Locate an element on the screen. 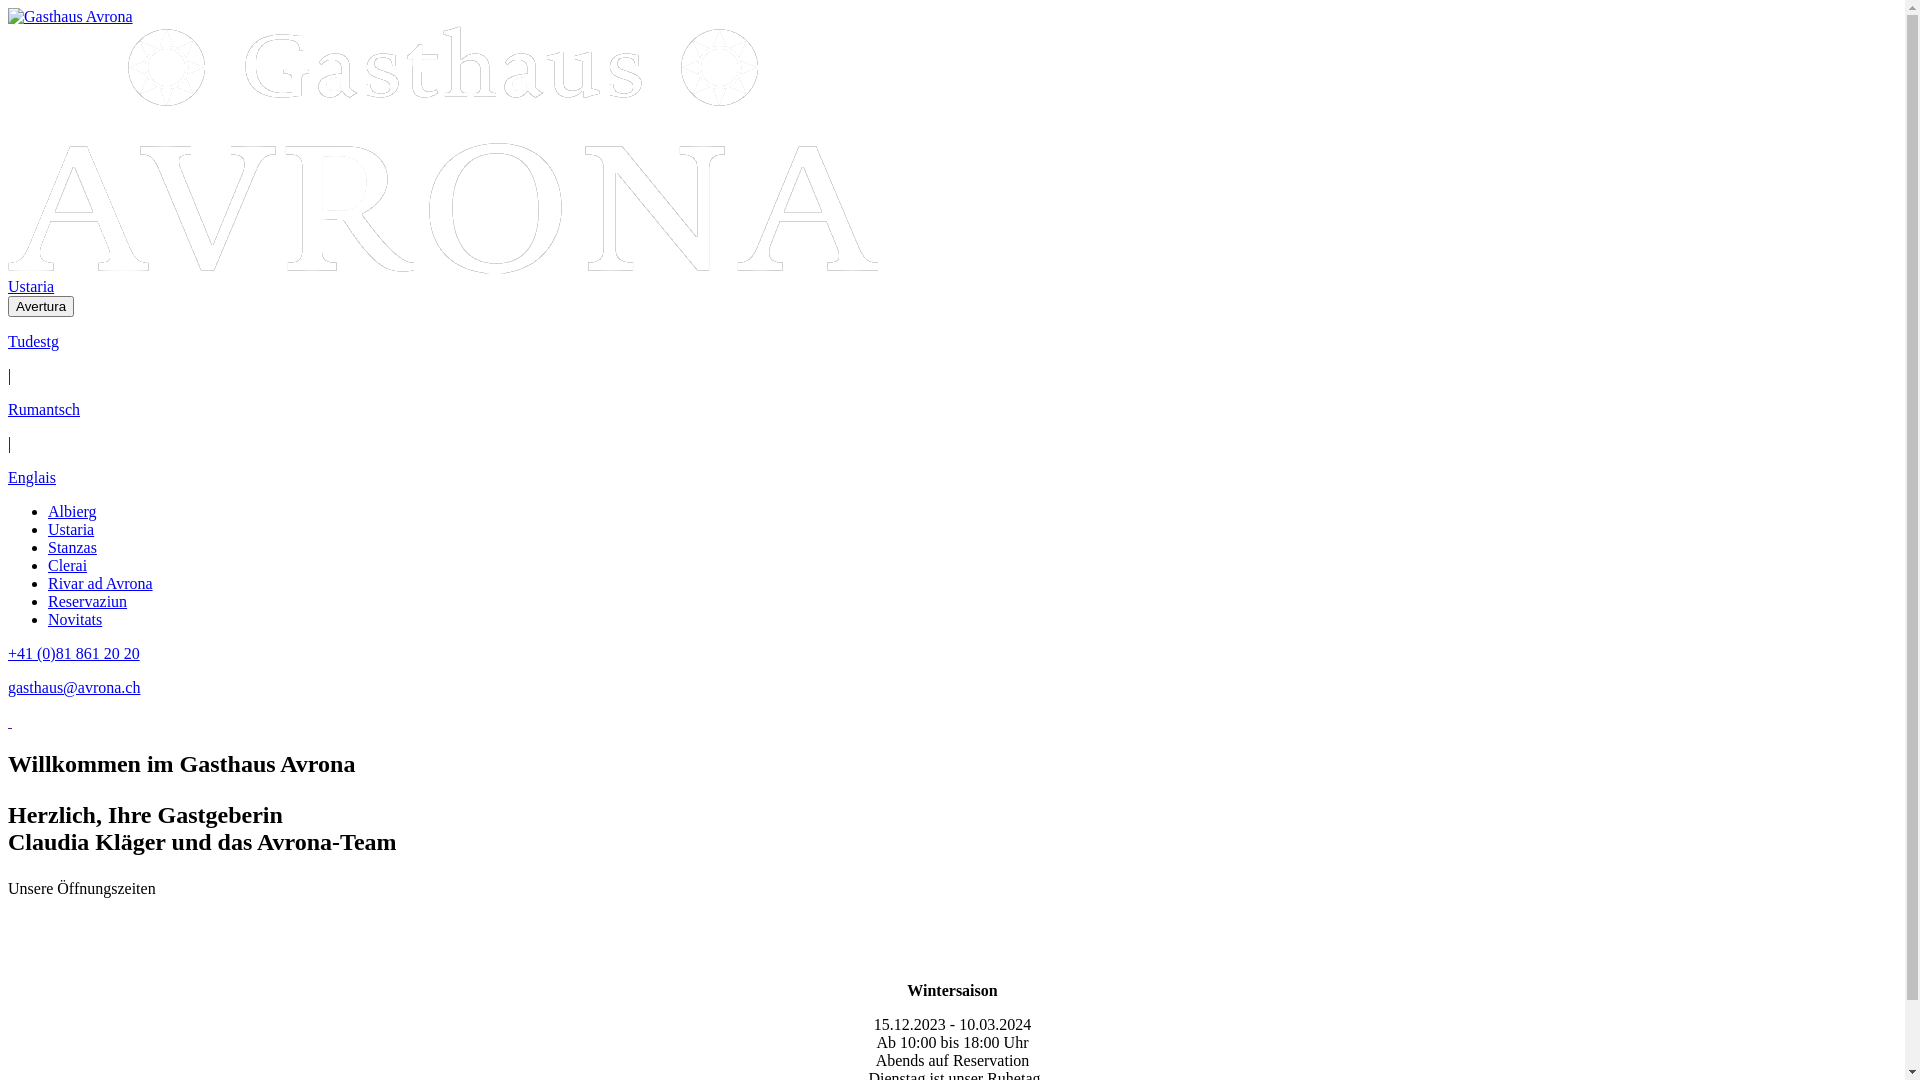 The height and width of the screenshot is (1080, 1920). 'Englais' is located at coordinates (32, 477).